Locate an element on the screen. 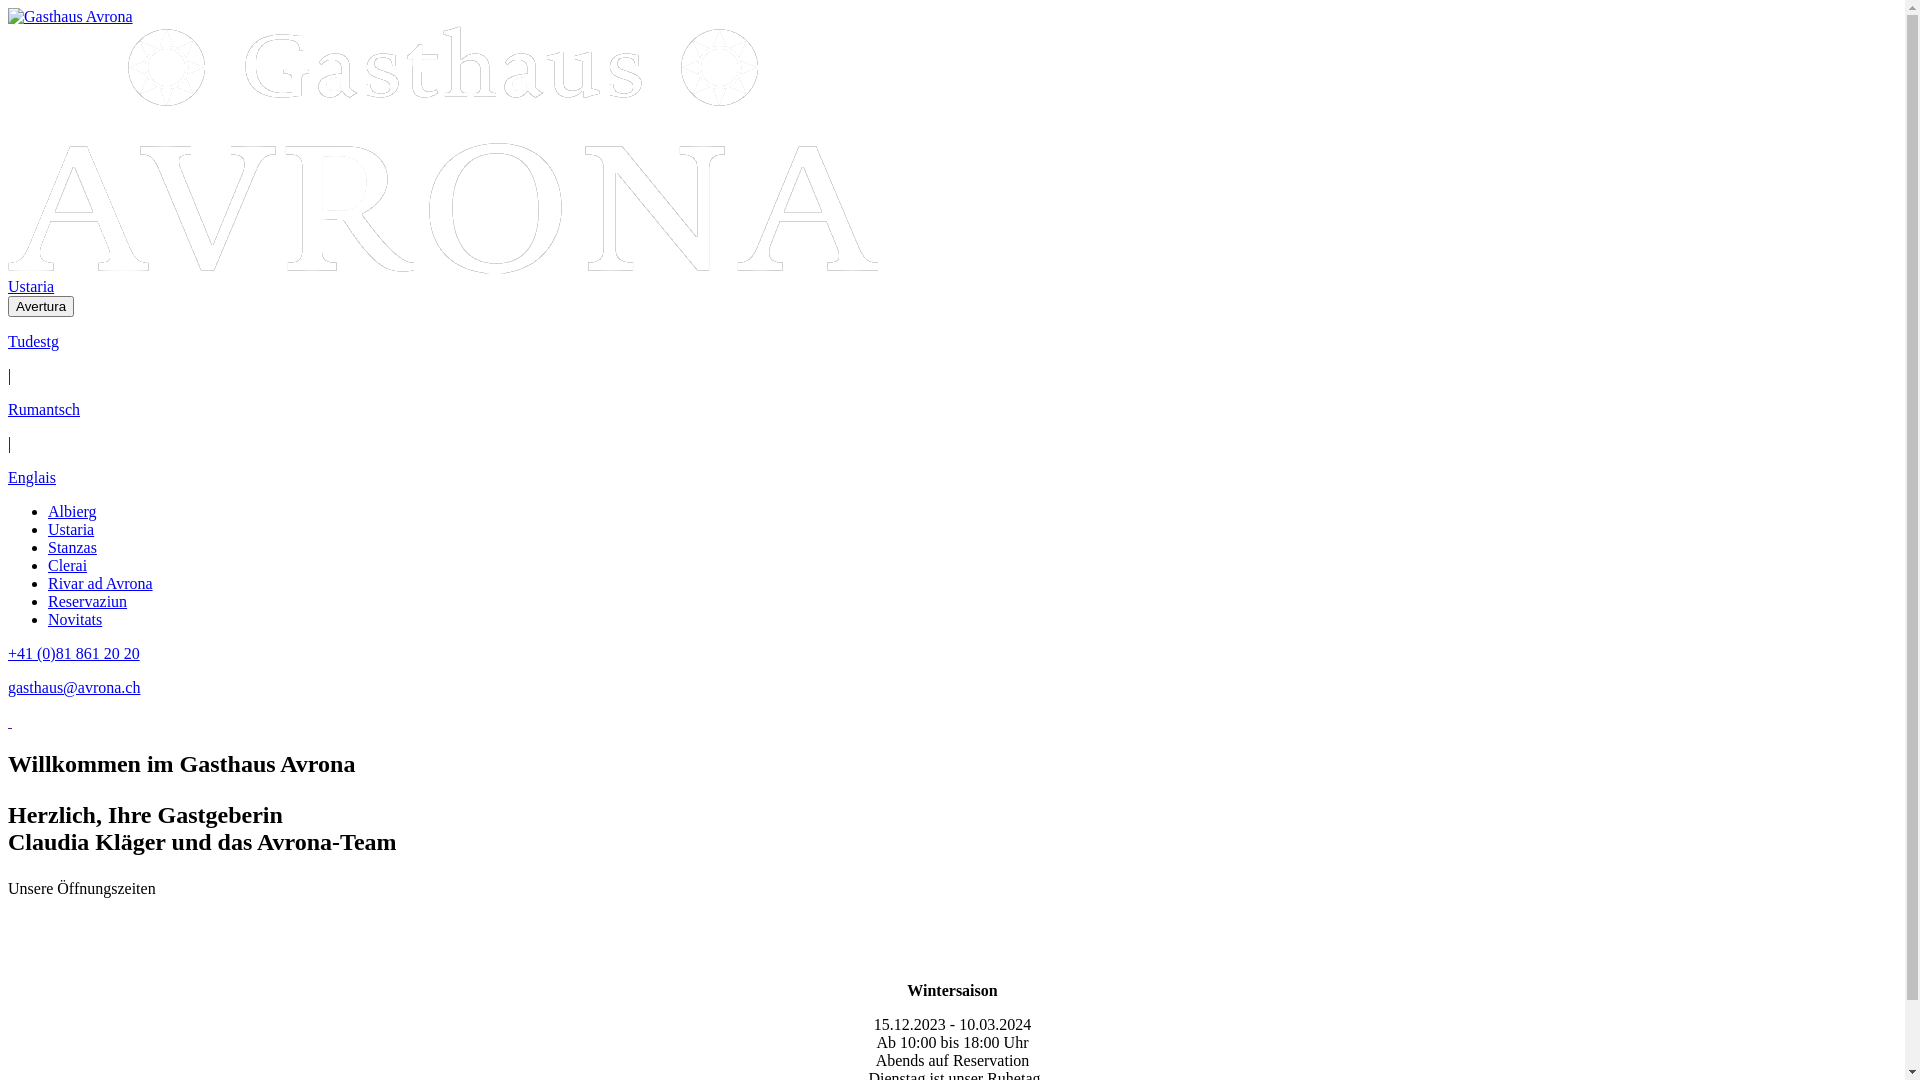 The height and width of the screenshot is (1080, 1920). 'Englais' is located at coordinates (32, 477).